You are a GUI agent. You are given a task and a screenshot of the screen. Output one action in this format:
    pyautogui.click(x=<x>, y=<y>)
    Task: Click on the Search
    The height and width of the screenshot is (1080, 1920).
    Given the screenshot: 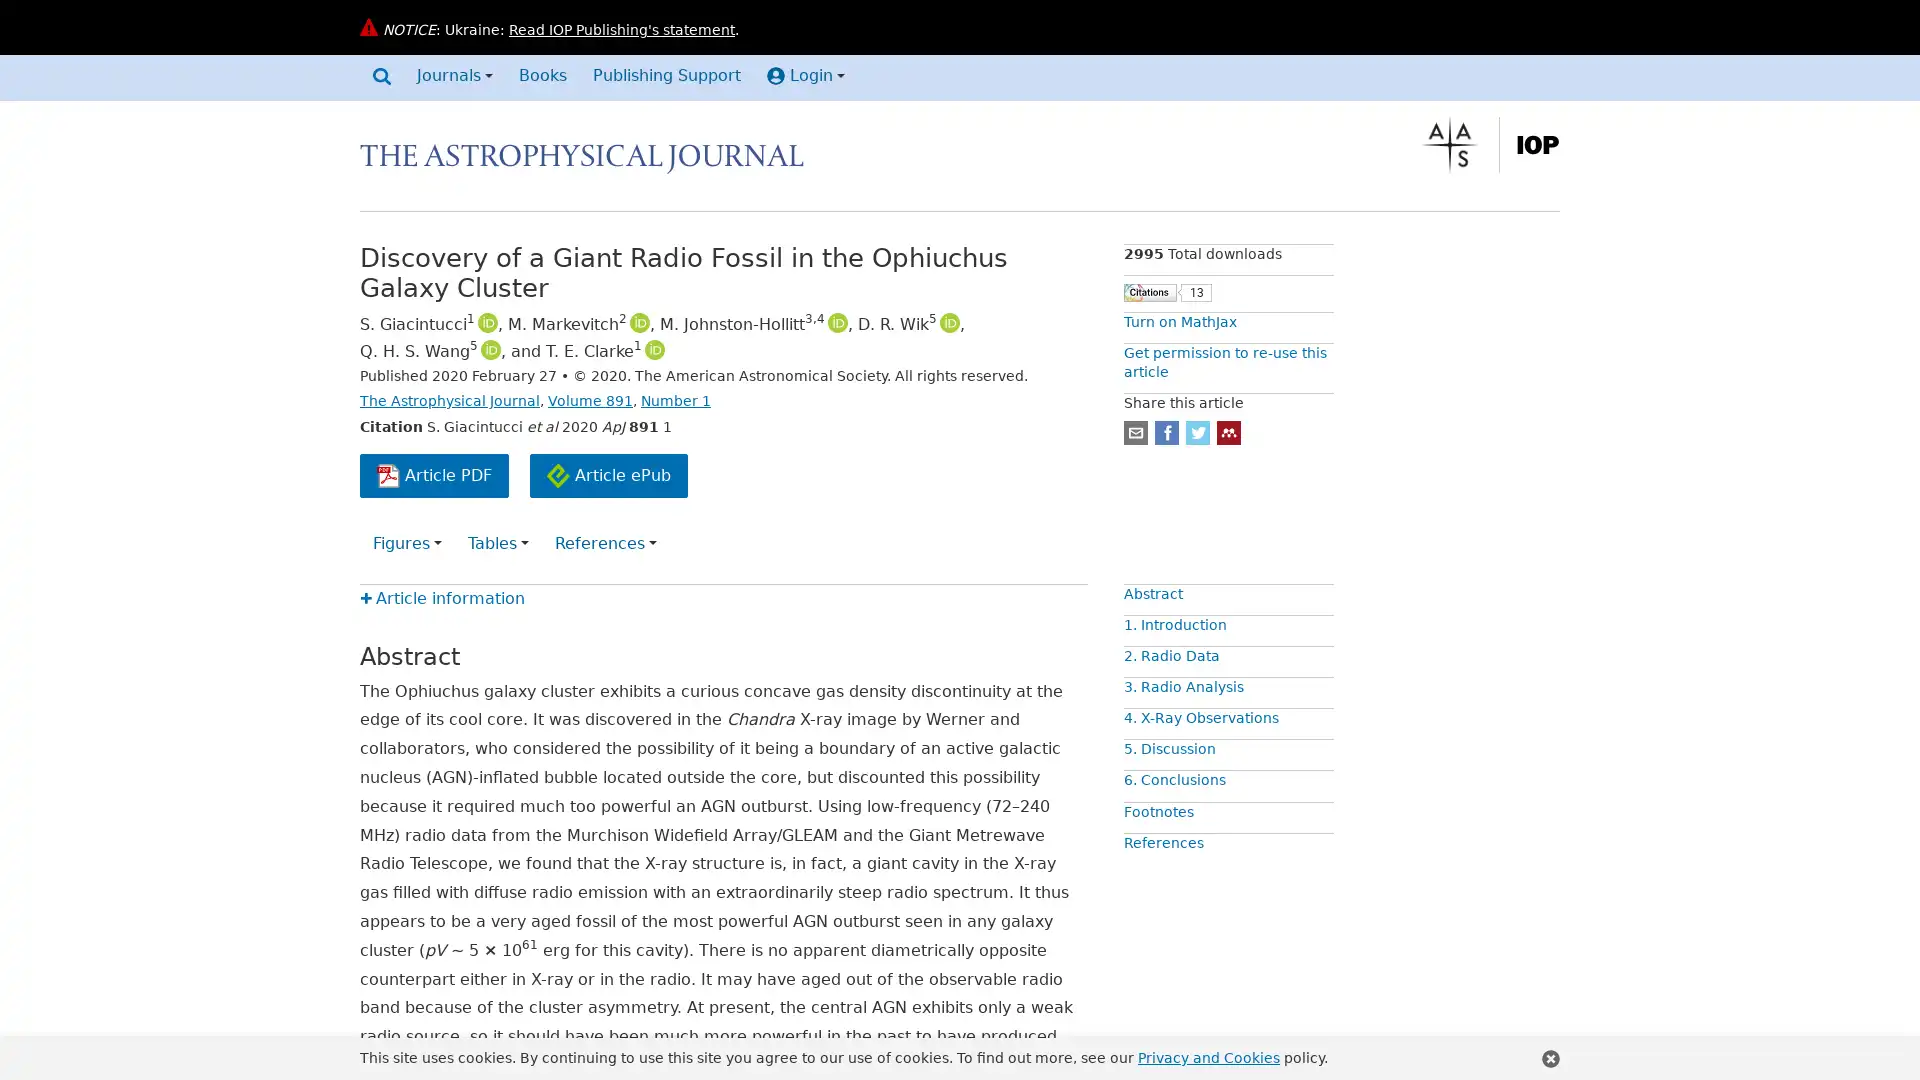 What is the action you would take?
    pyautogui.click(x=381, y=79)
    